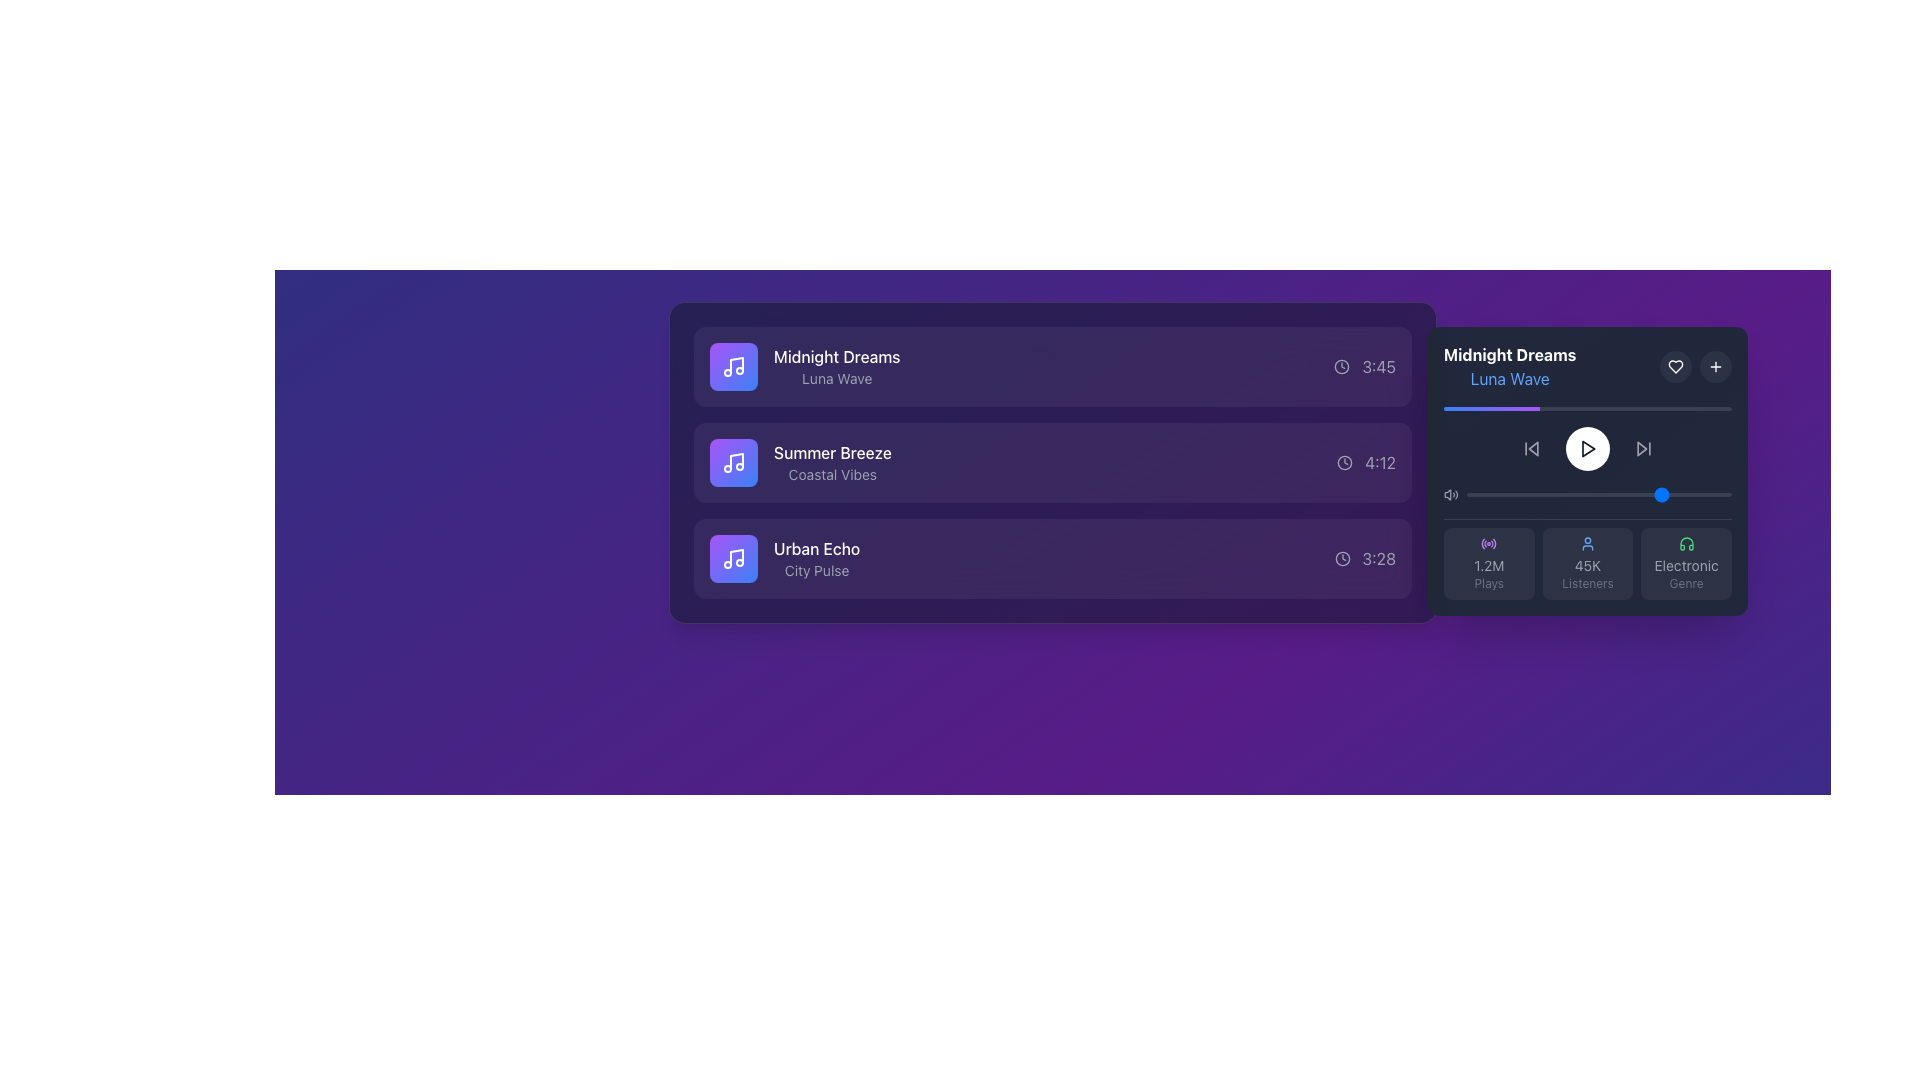  I want to click on the third item in the list of tracks, which displays the title 'Urban Echo' in large white text, so click(784, 559).